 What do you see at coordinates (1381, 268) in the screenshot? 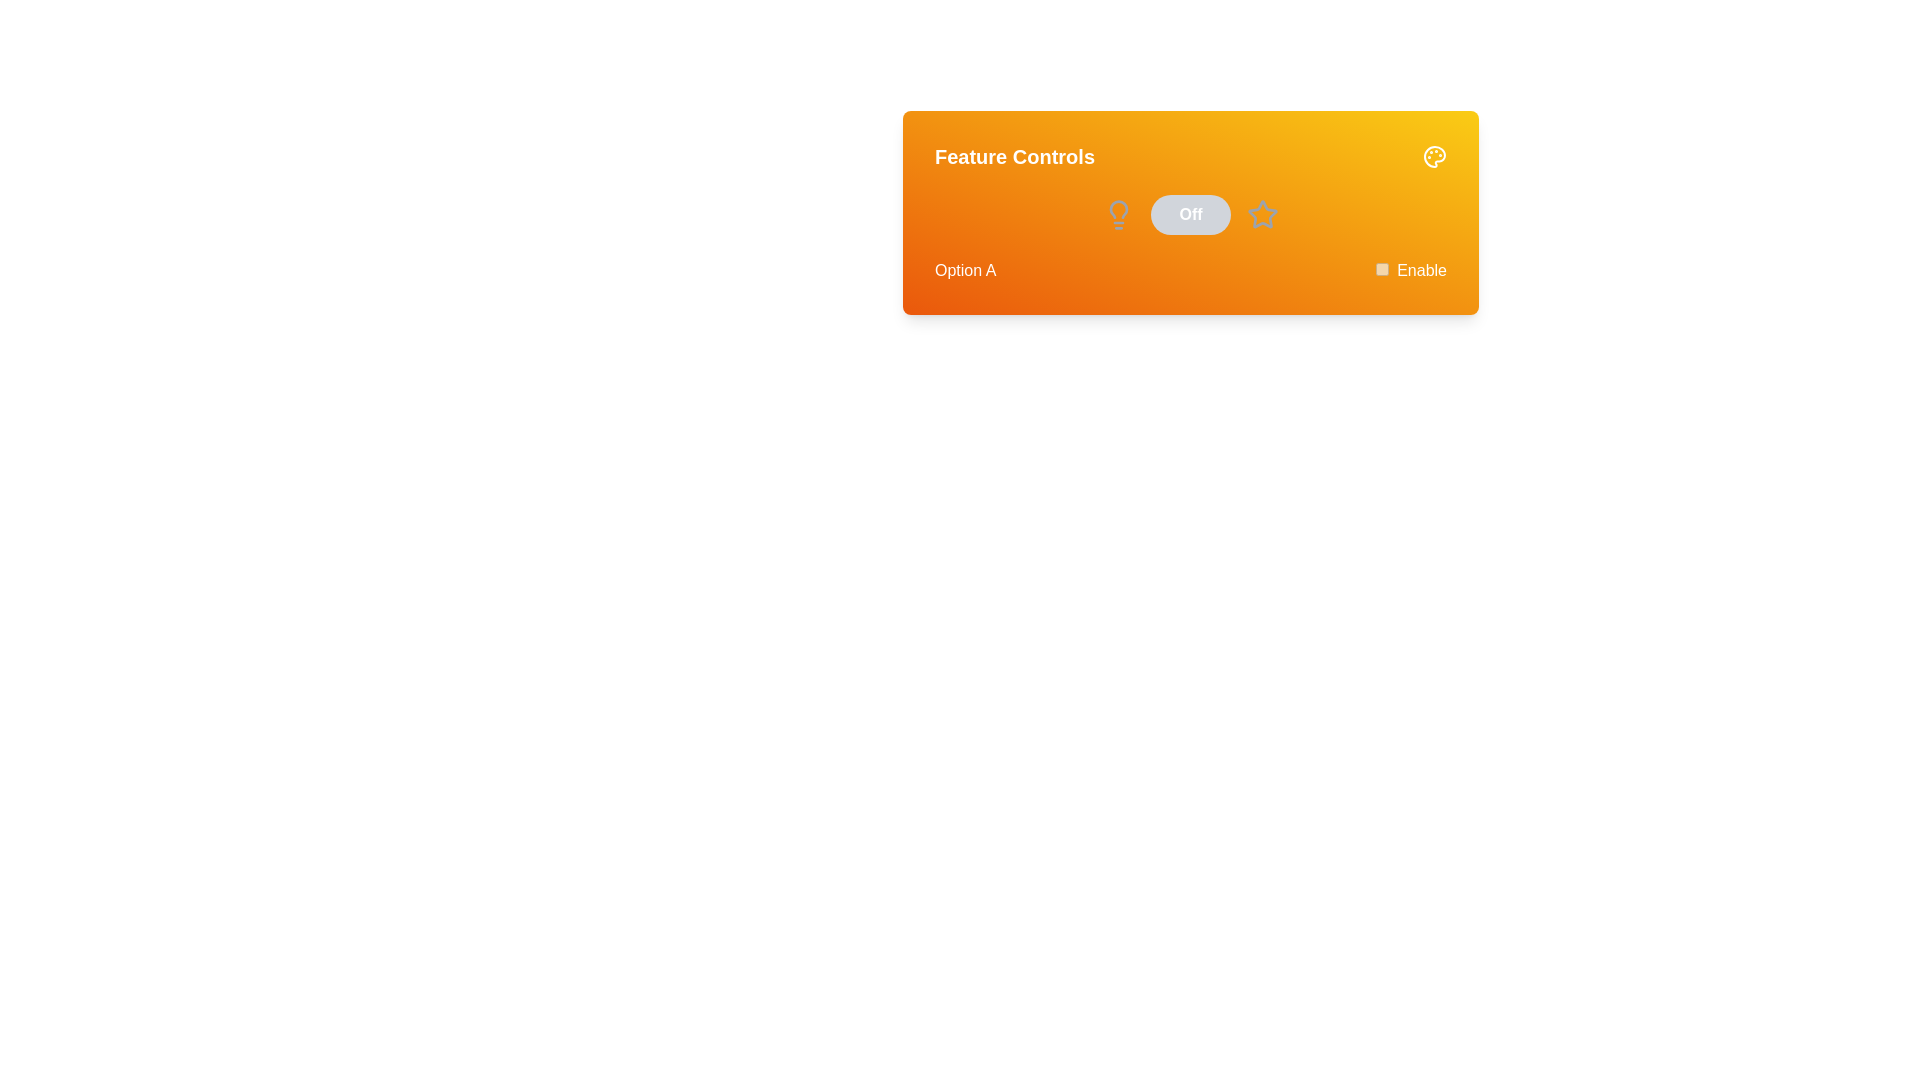
I see `the circular checkbox located to the left of the 'Enable' label` at bounding box center [1381, 268].